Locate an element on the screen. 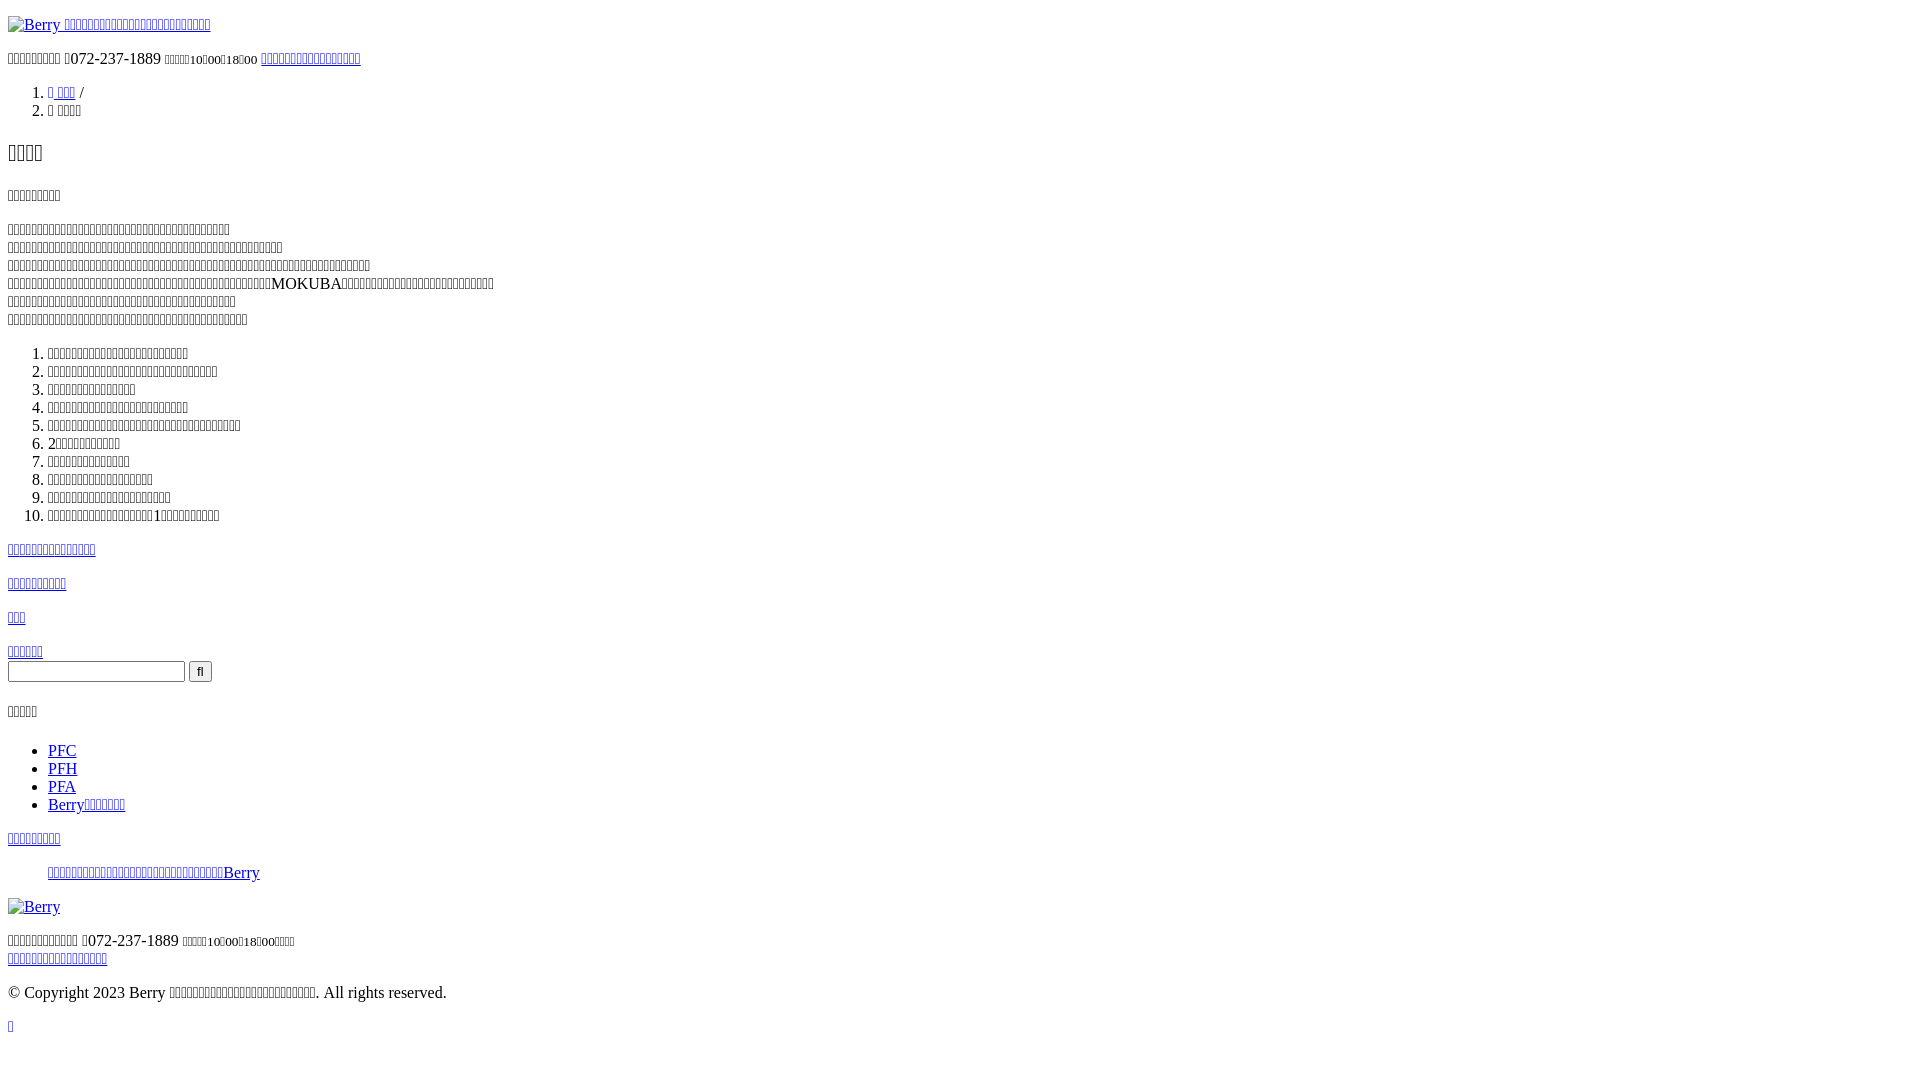 The image size is (1920, 1080). 'PFA' is located at coordinates (62, 785).